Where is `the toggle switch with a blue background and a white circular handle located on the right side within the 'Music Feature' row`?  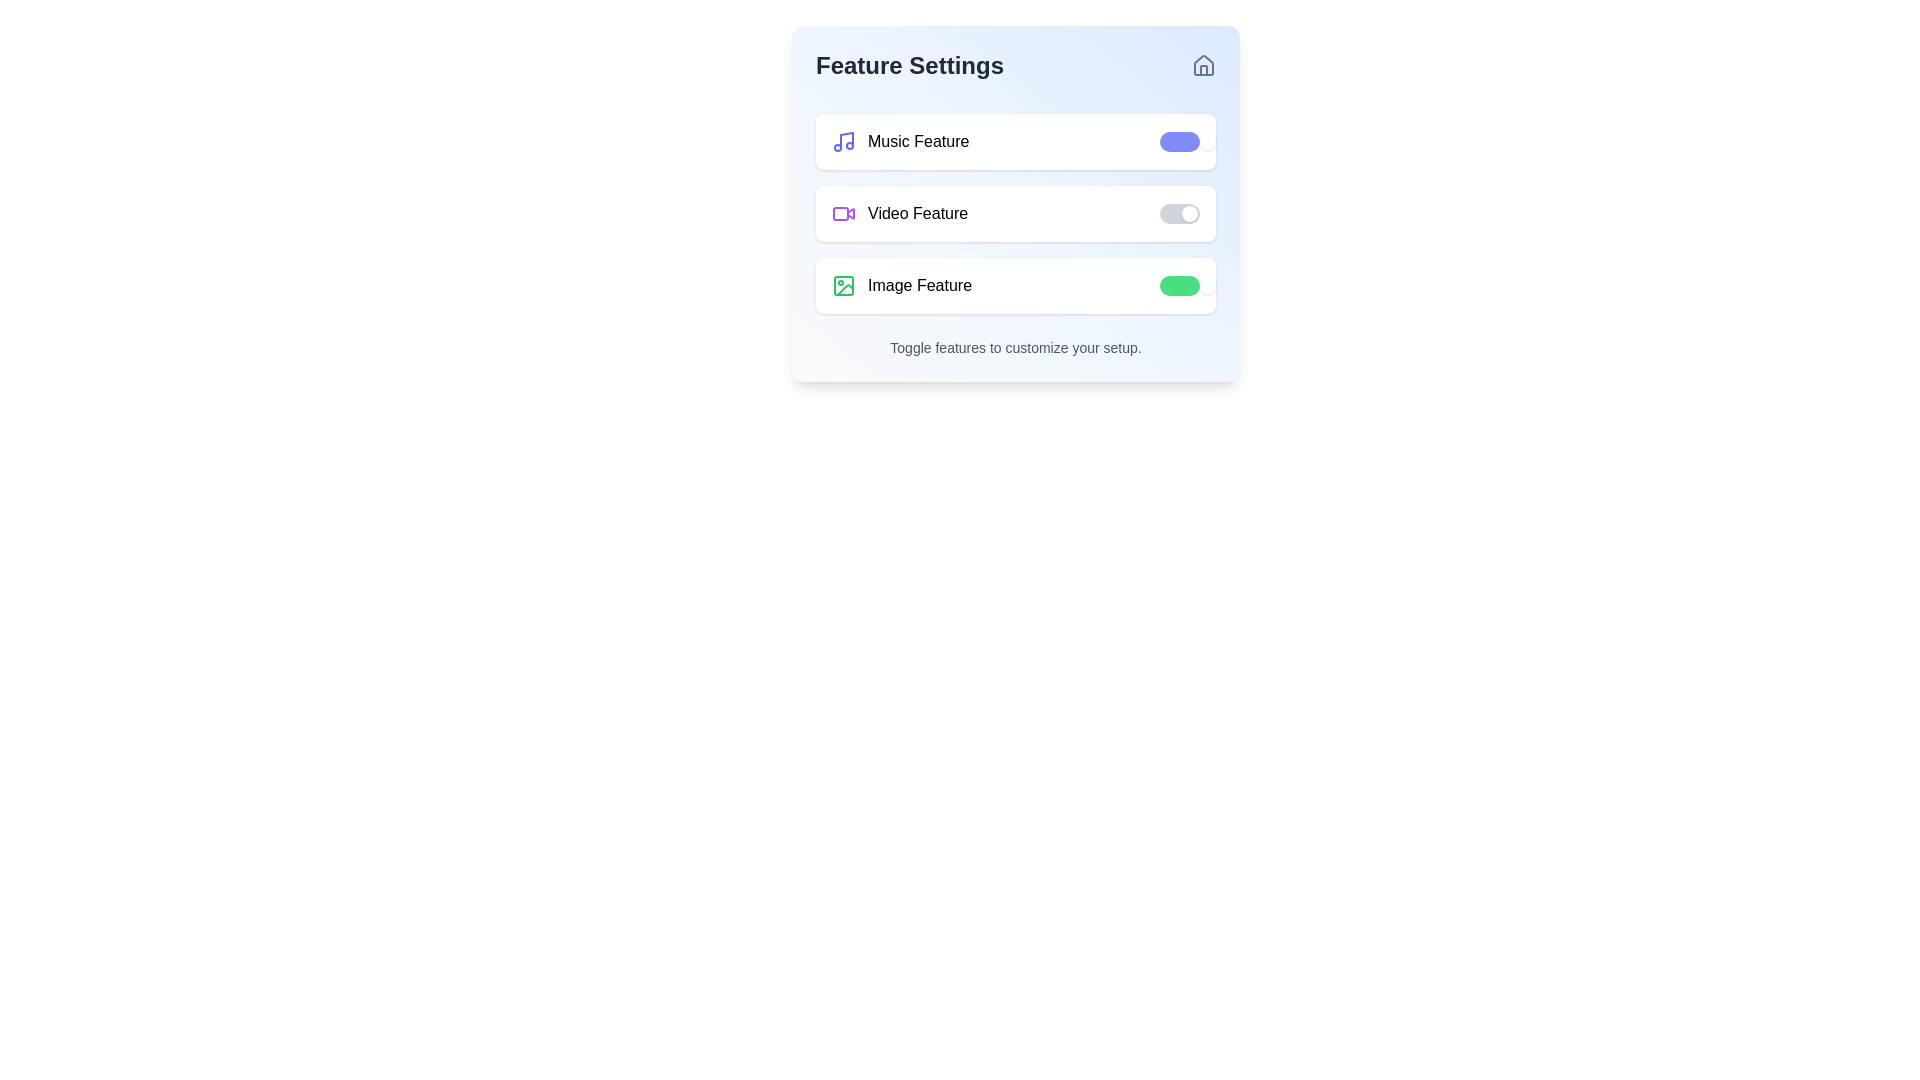 the toggle switch with a blue background and a white circular handle located on the right side within the 'Music Feature' row is located at coordinates (1180, 141).